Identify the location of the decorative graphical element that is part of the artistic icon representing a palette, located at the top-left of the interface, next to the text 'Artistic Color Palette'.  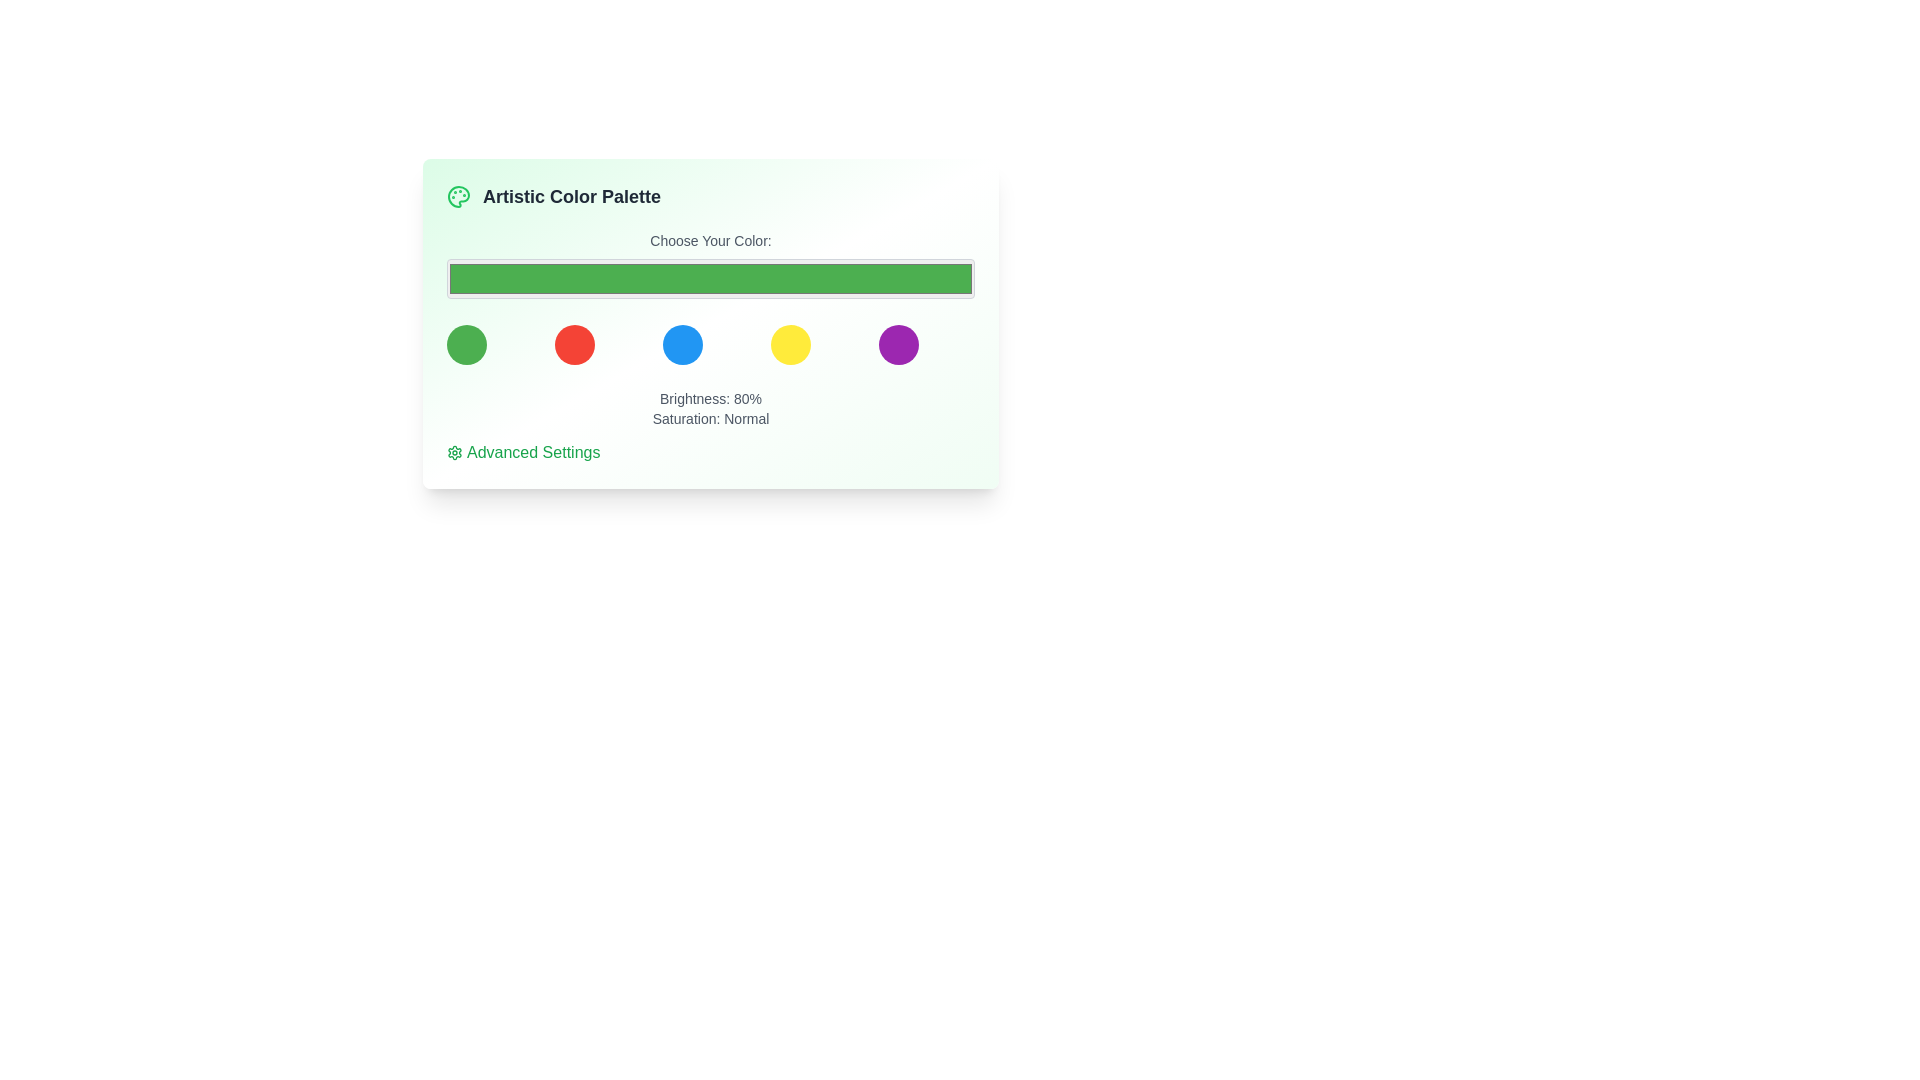
(458, 196).